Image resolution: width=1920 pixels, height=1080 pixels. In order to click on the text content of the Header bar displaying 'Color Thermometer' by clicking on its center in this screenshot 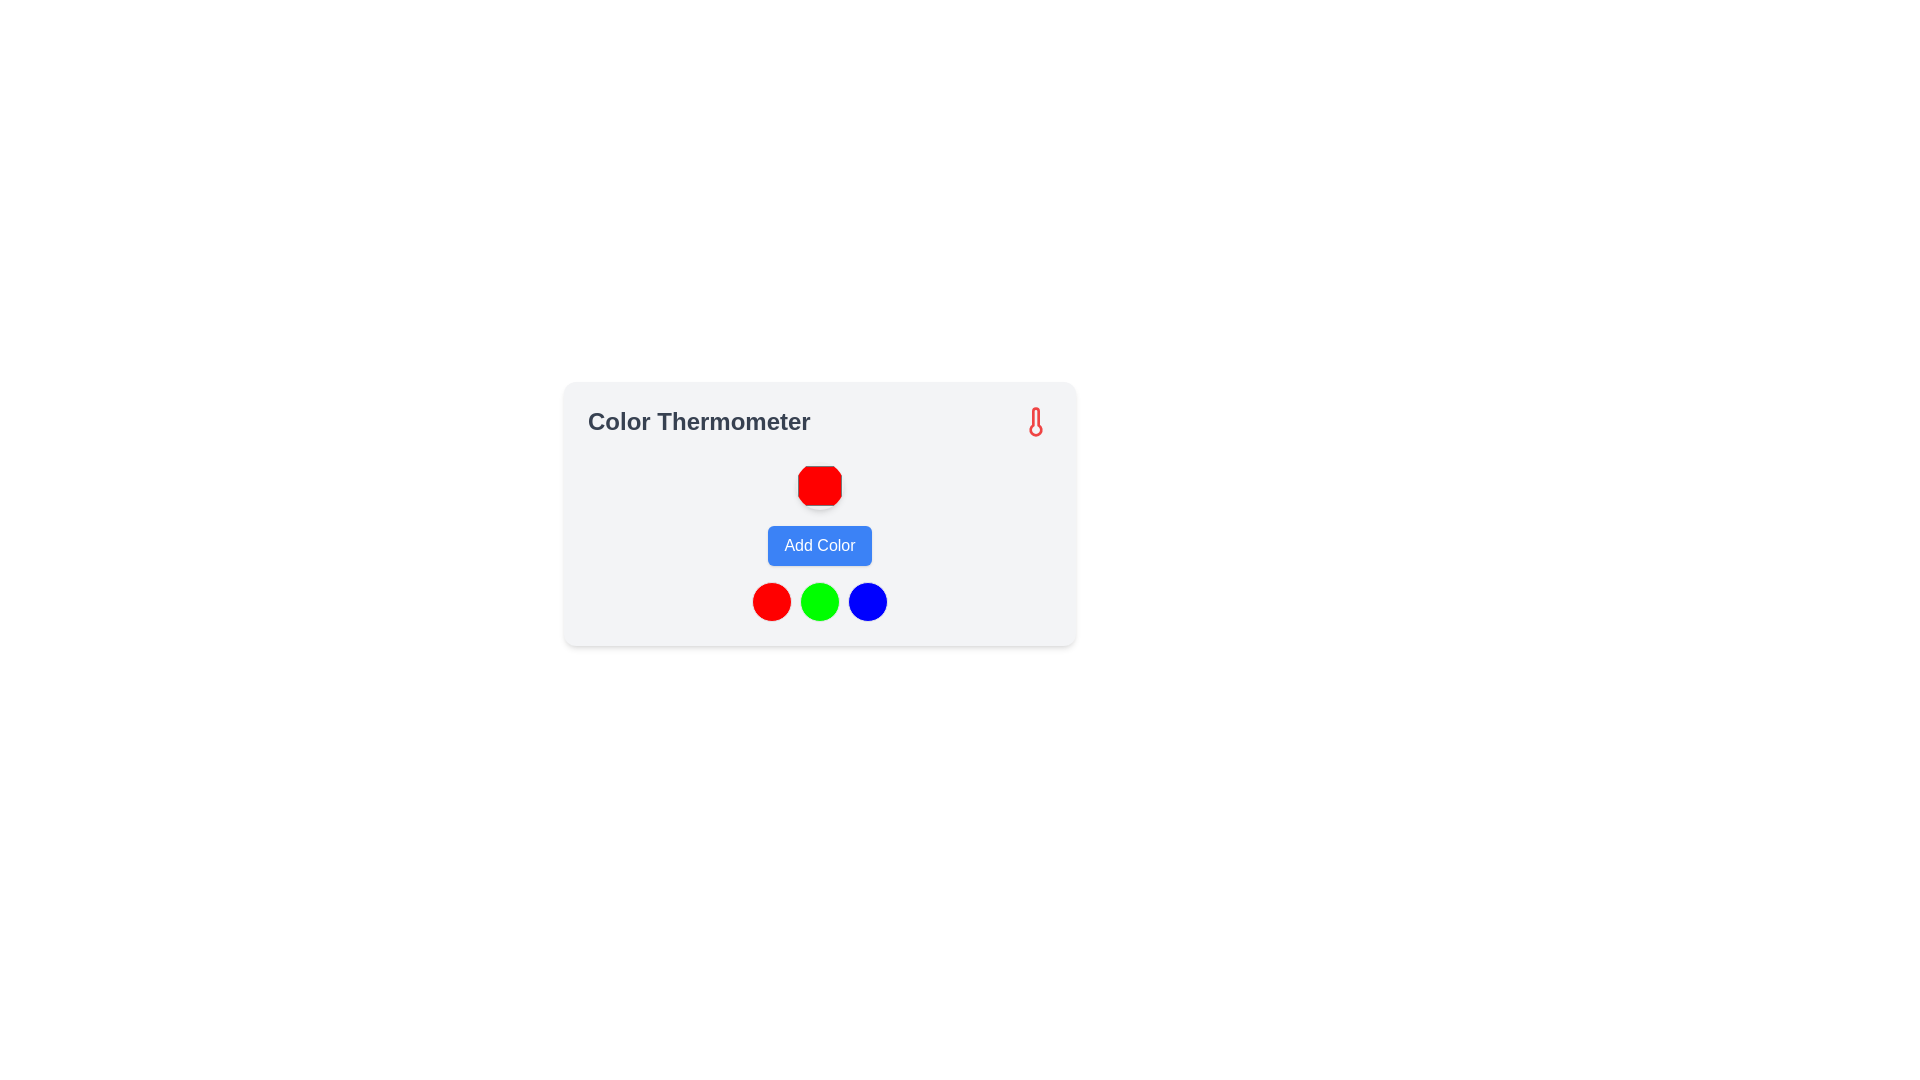, I will do `click(820, 420)`.